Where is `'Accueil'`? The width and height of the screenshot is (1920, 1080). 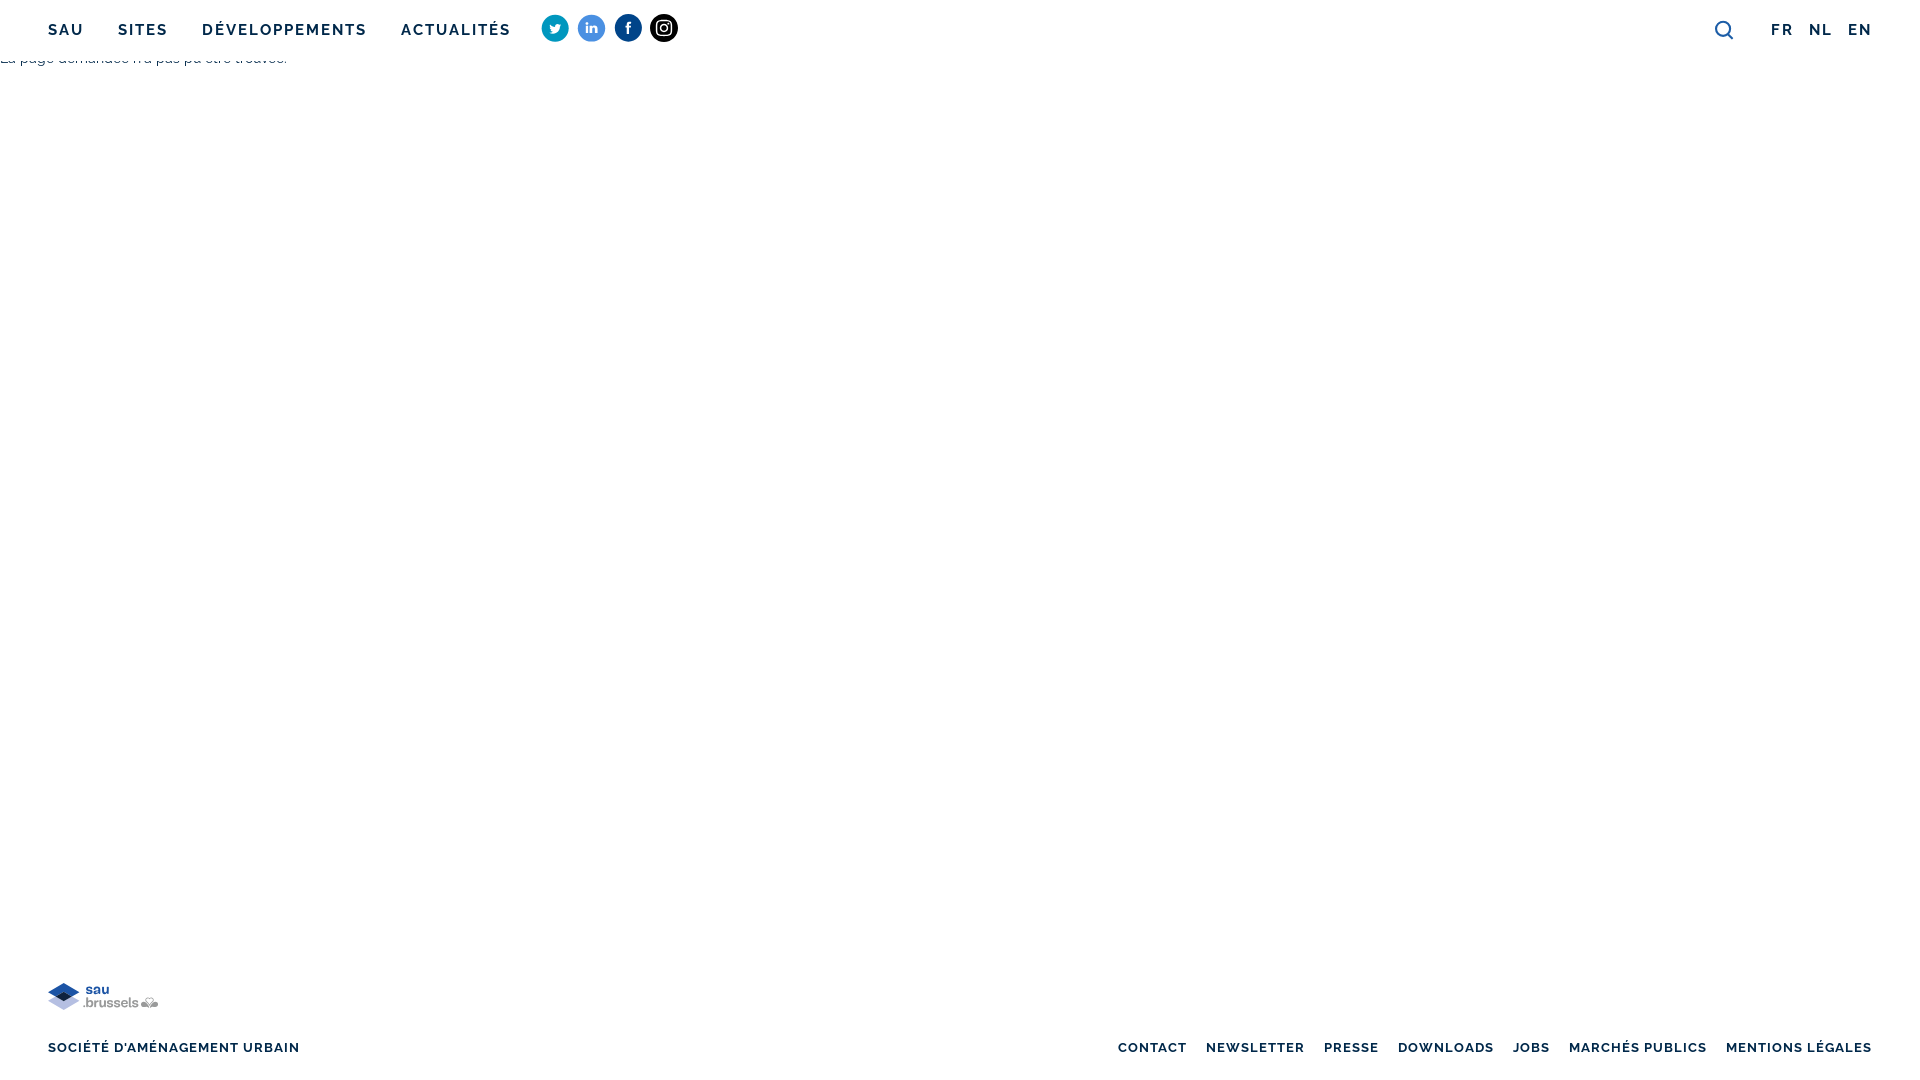 'Accueil' is located at coordinates (101, 1022).